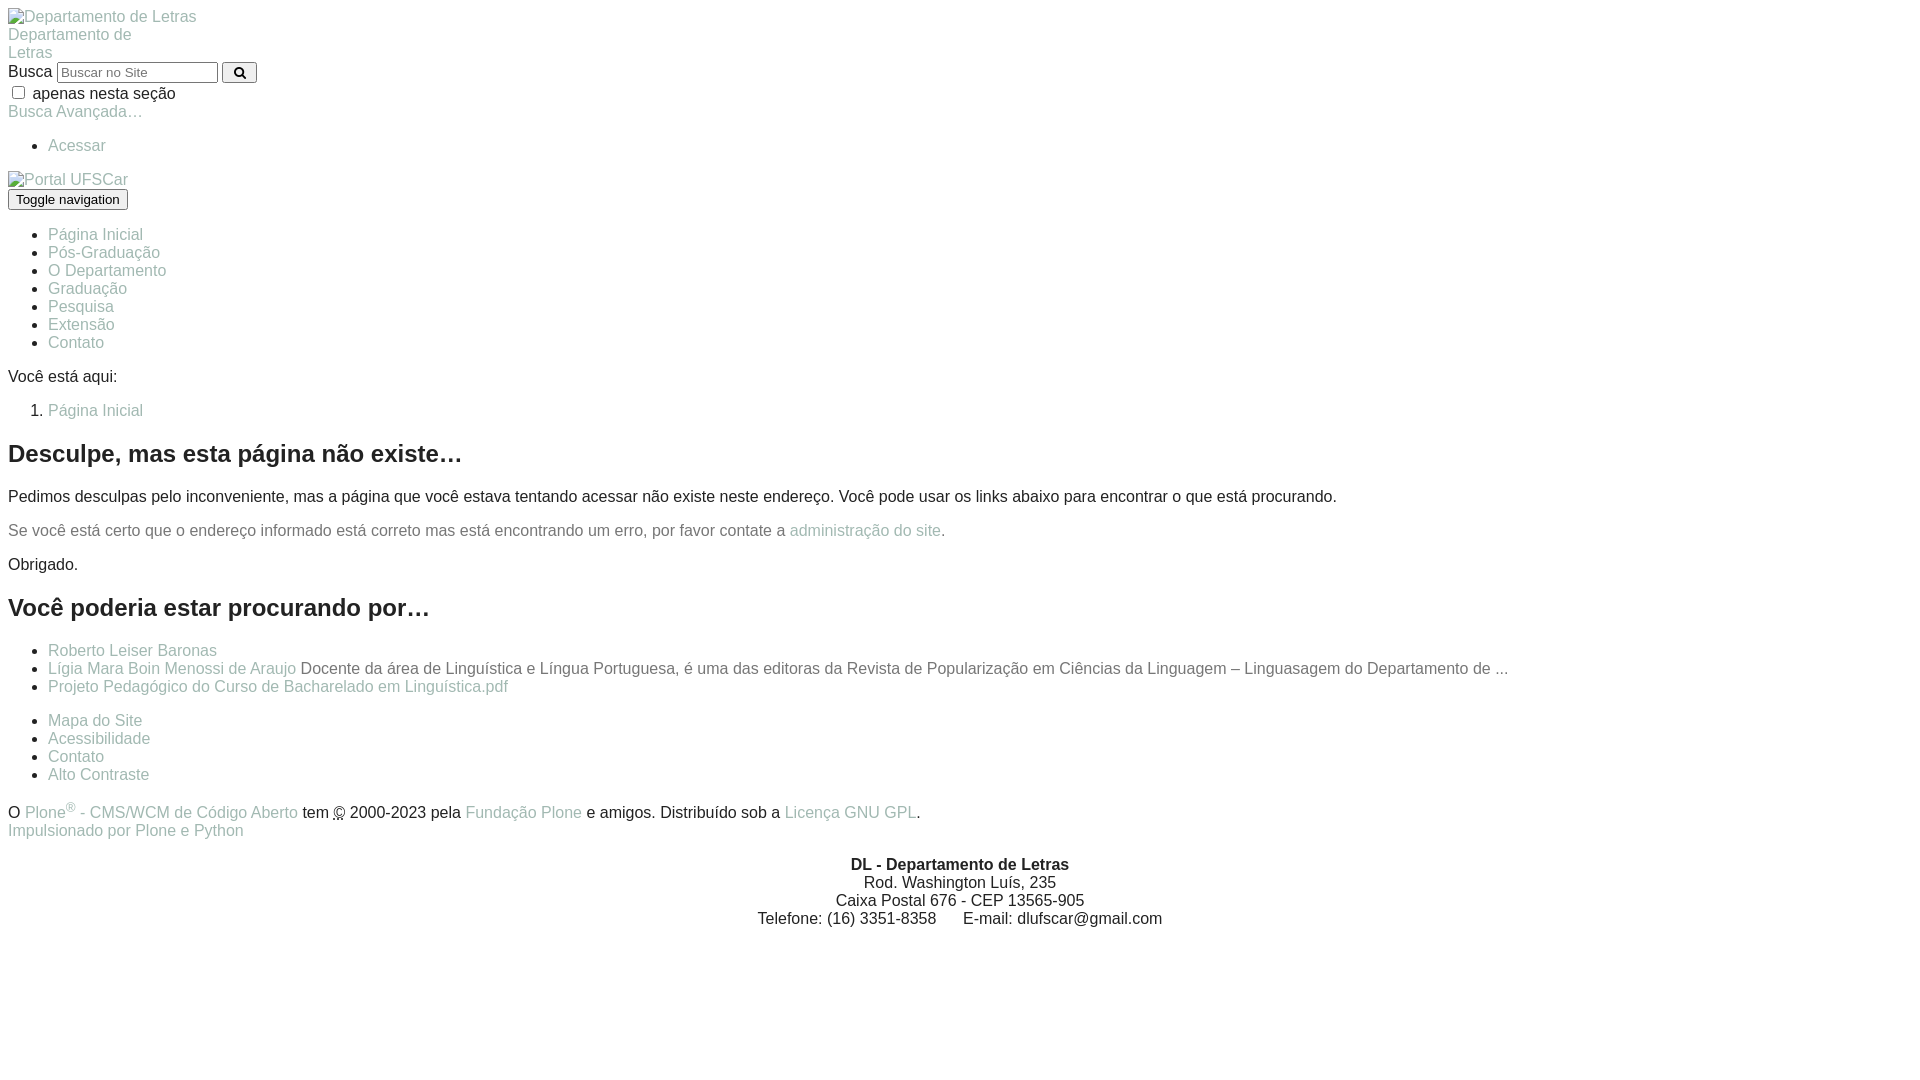 The height and width of the screenshot is (1080, 1920). I want to click on 'O Departamento', so click(105, 270).